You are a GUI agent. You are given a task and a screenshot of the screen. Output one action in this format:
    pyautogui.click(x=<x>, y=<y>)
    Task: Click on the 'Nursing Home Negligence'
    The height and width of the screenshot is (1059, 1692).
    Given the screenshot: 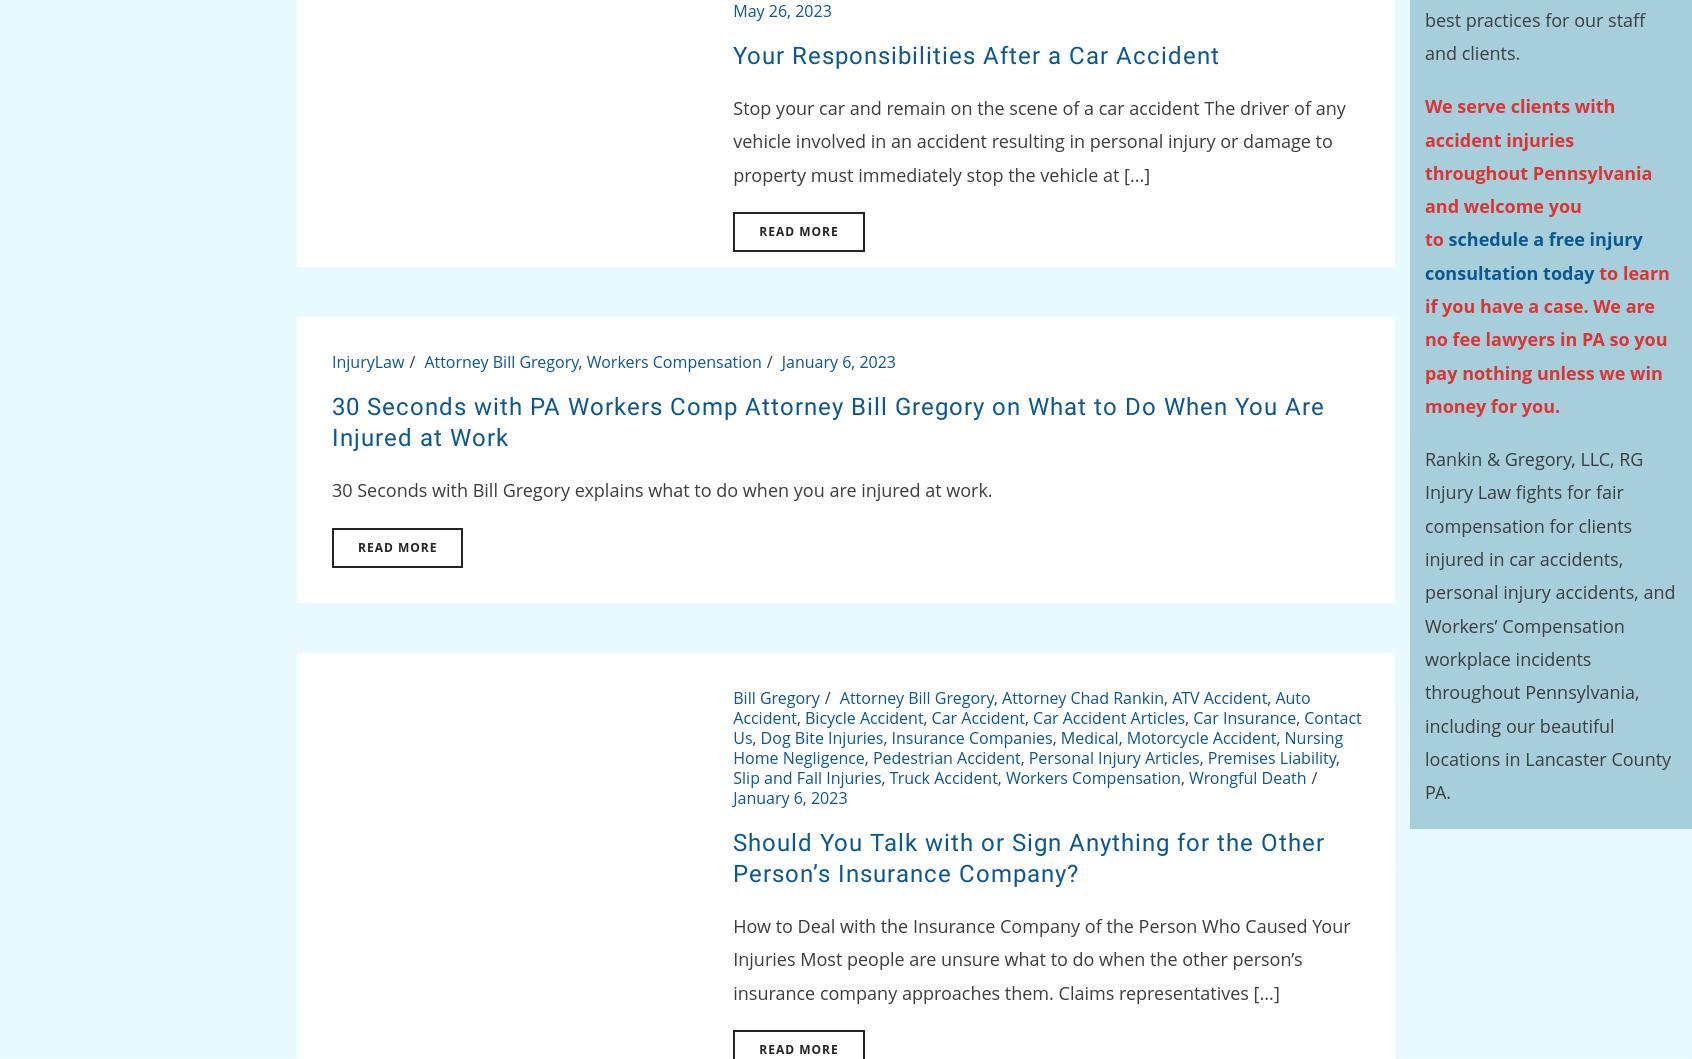 What is the action you would take?
    pyautogui.click(x=1037, y=746)
    